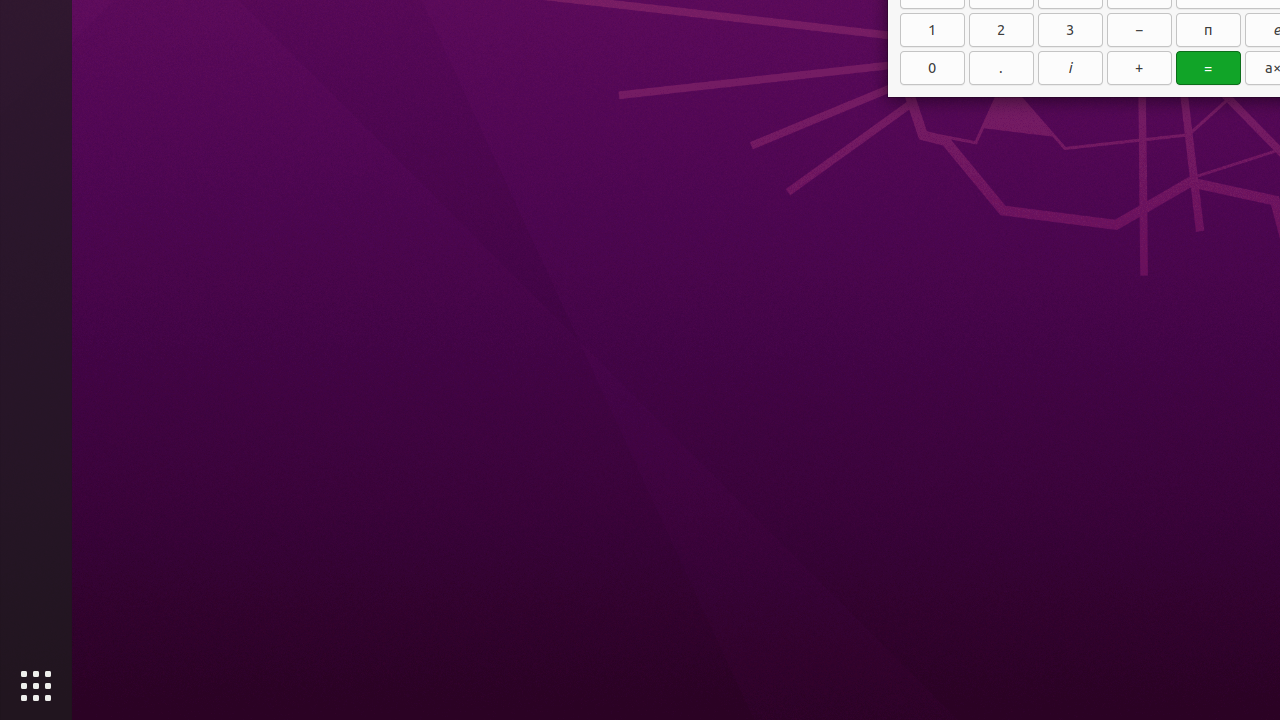  I want to click on 'i', so click(1069, 66).